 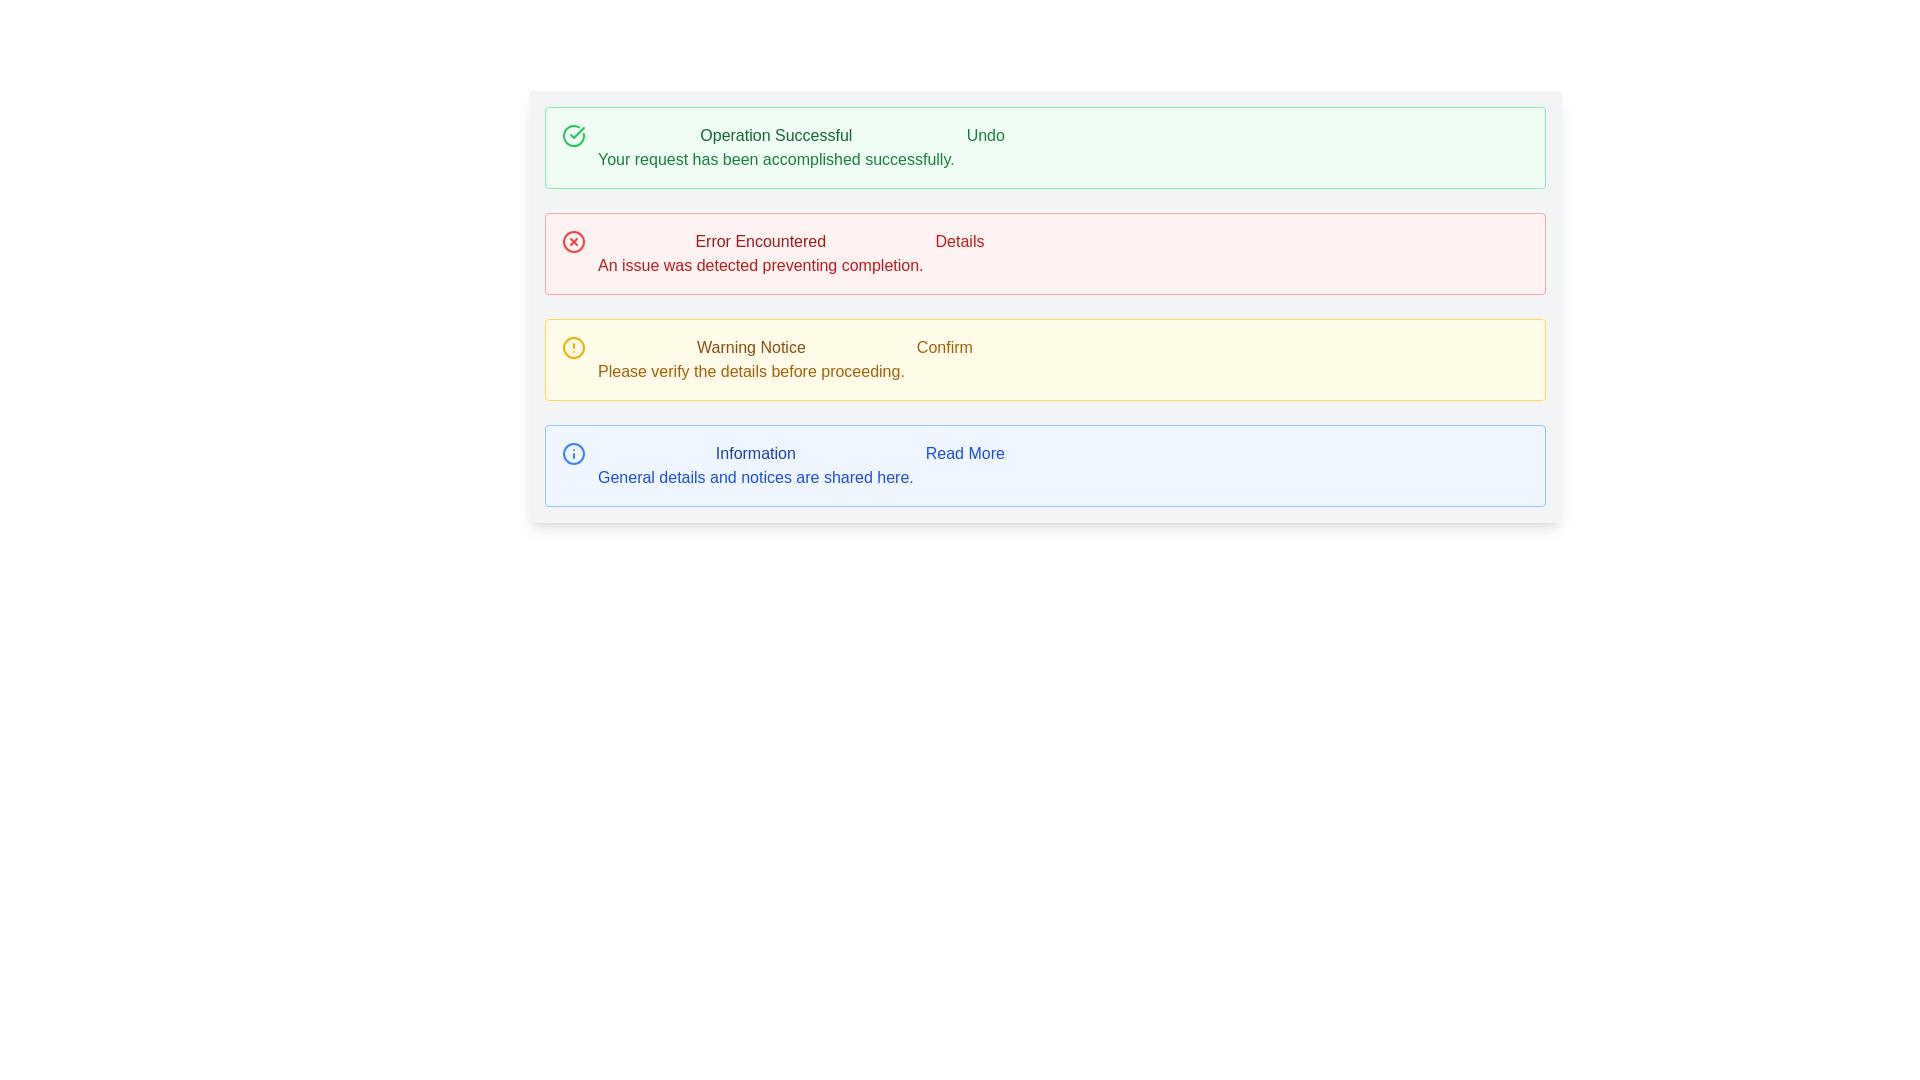 I want to click on textual information block that displays 'Error Encountered' with a warning message, which is centrally aligned within a pale red rectangular alert box, so click(x=759, y=253).